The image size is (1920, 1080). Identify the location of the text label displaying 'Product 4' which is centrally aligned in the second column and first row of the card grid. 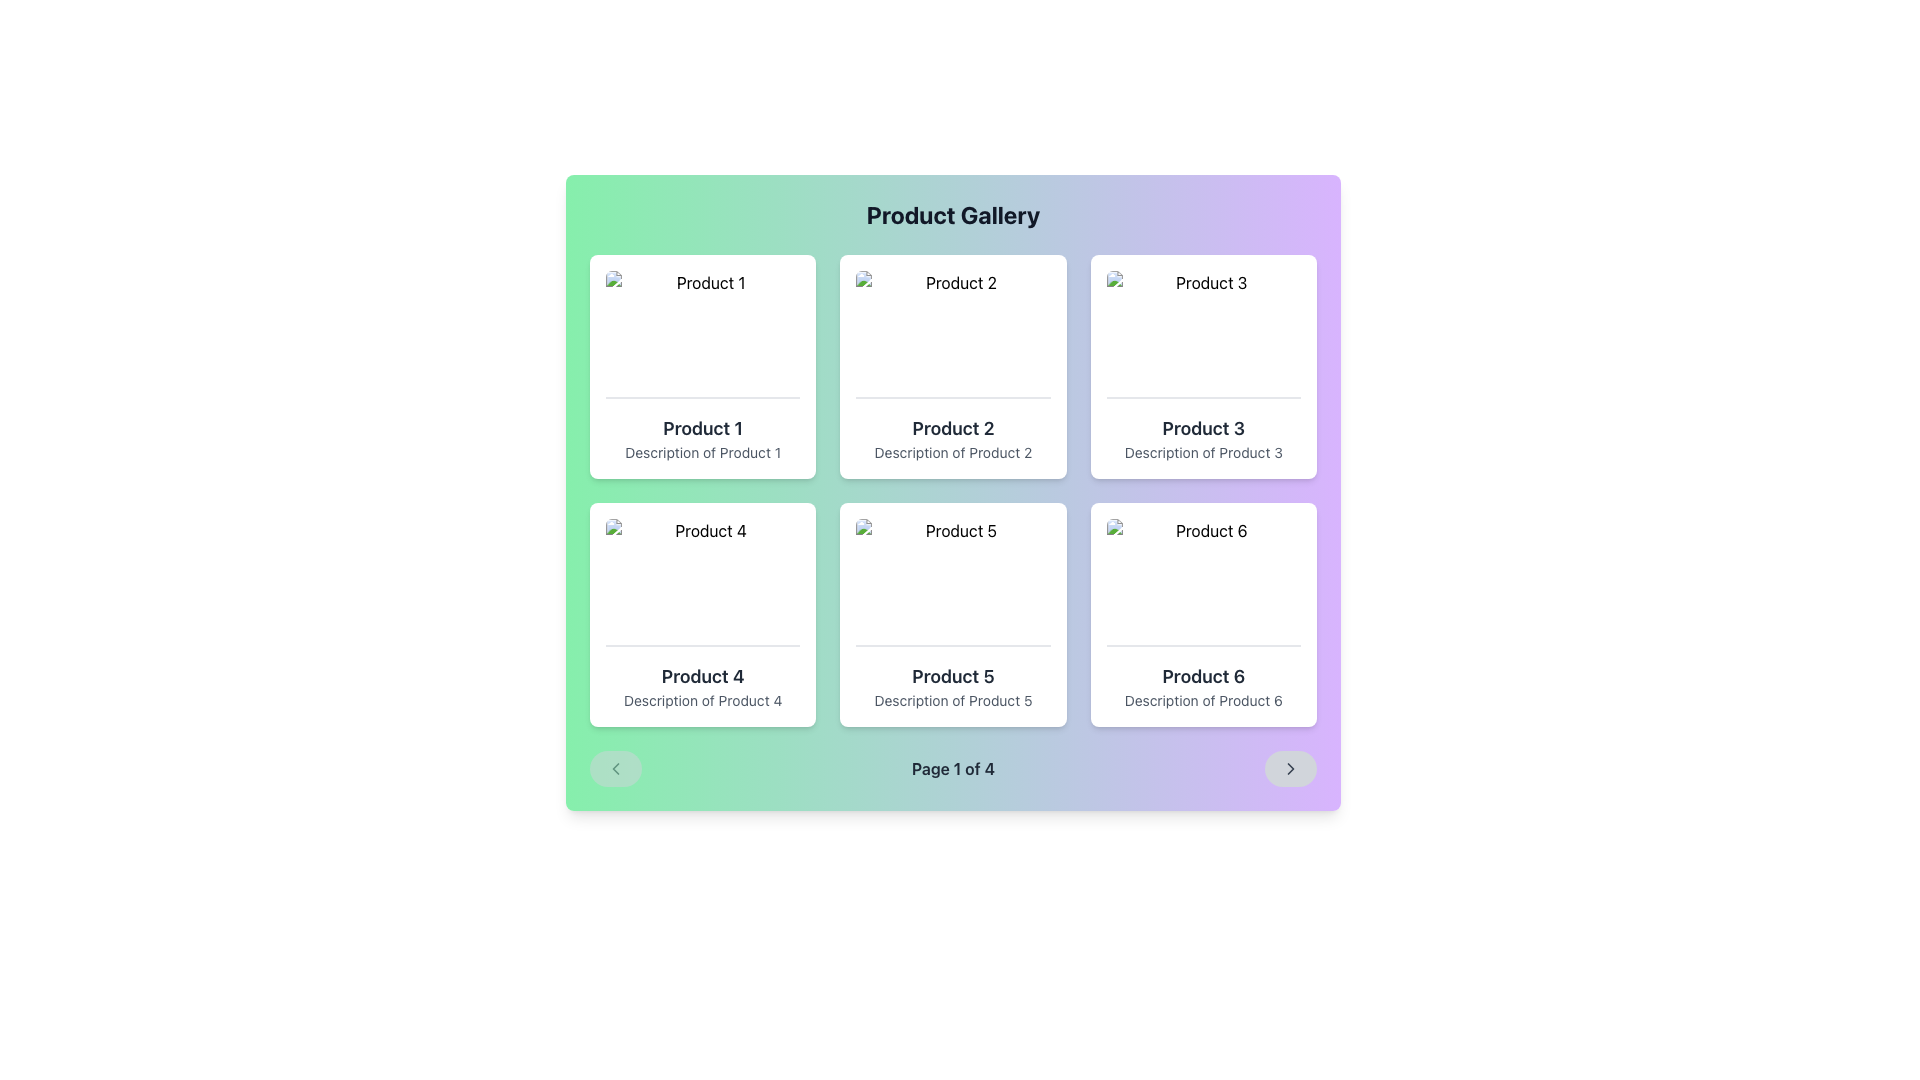
(703, 676).